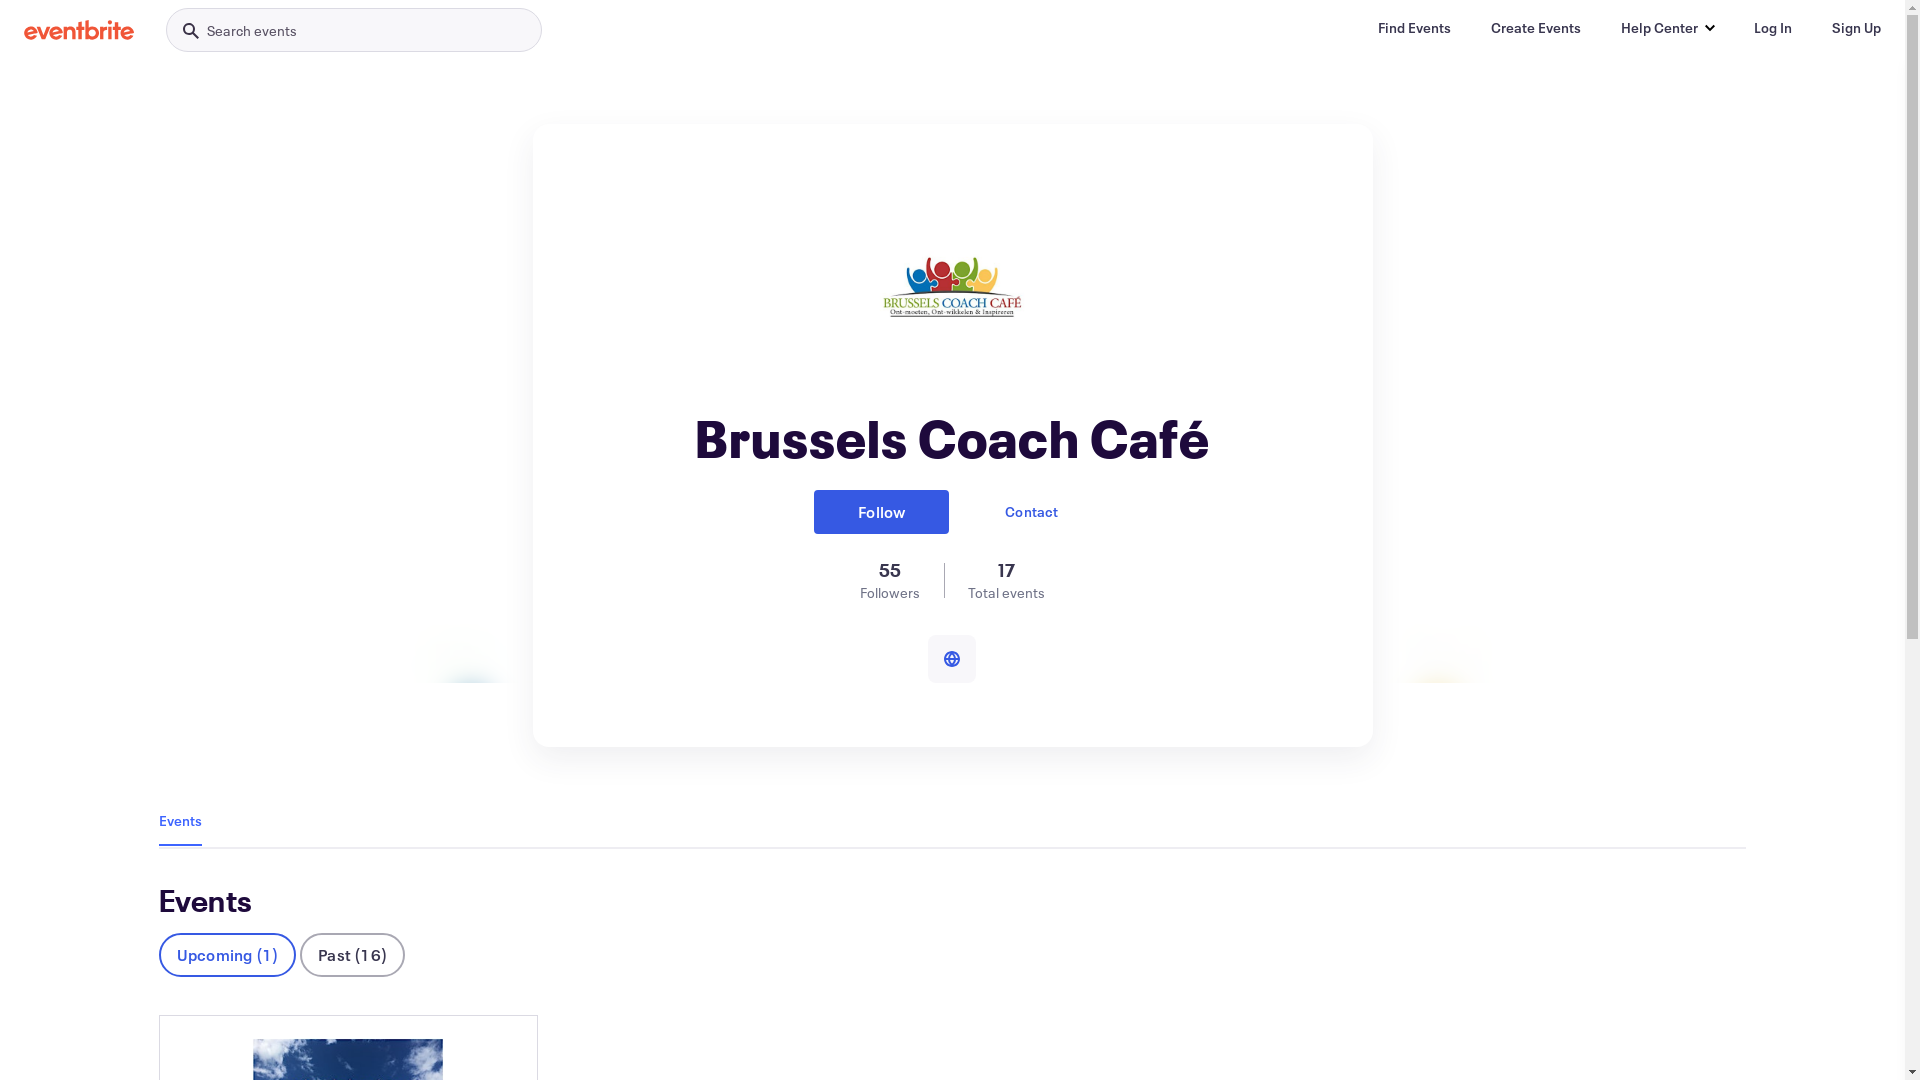 Image resolution: width=1920 pixels, height=1080 pixels. Describe the element at coordinates (180, 820) in the screenshot. I see `'Events'` at that location.